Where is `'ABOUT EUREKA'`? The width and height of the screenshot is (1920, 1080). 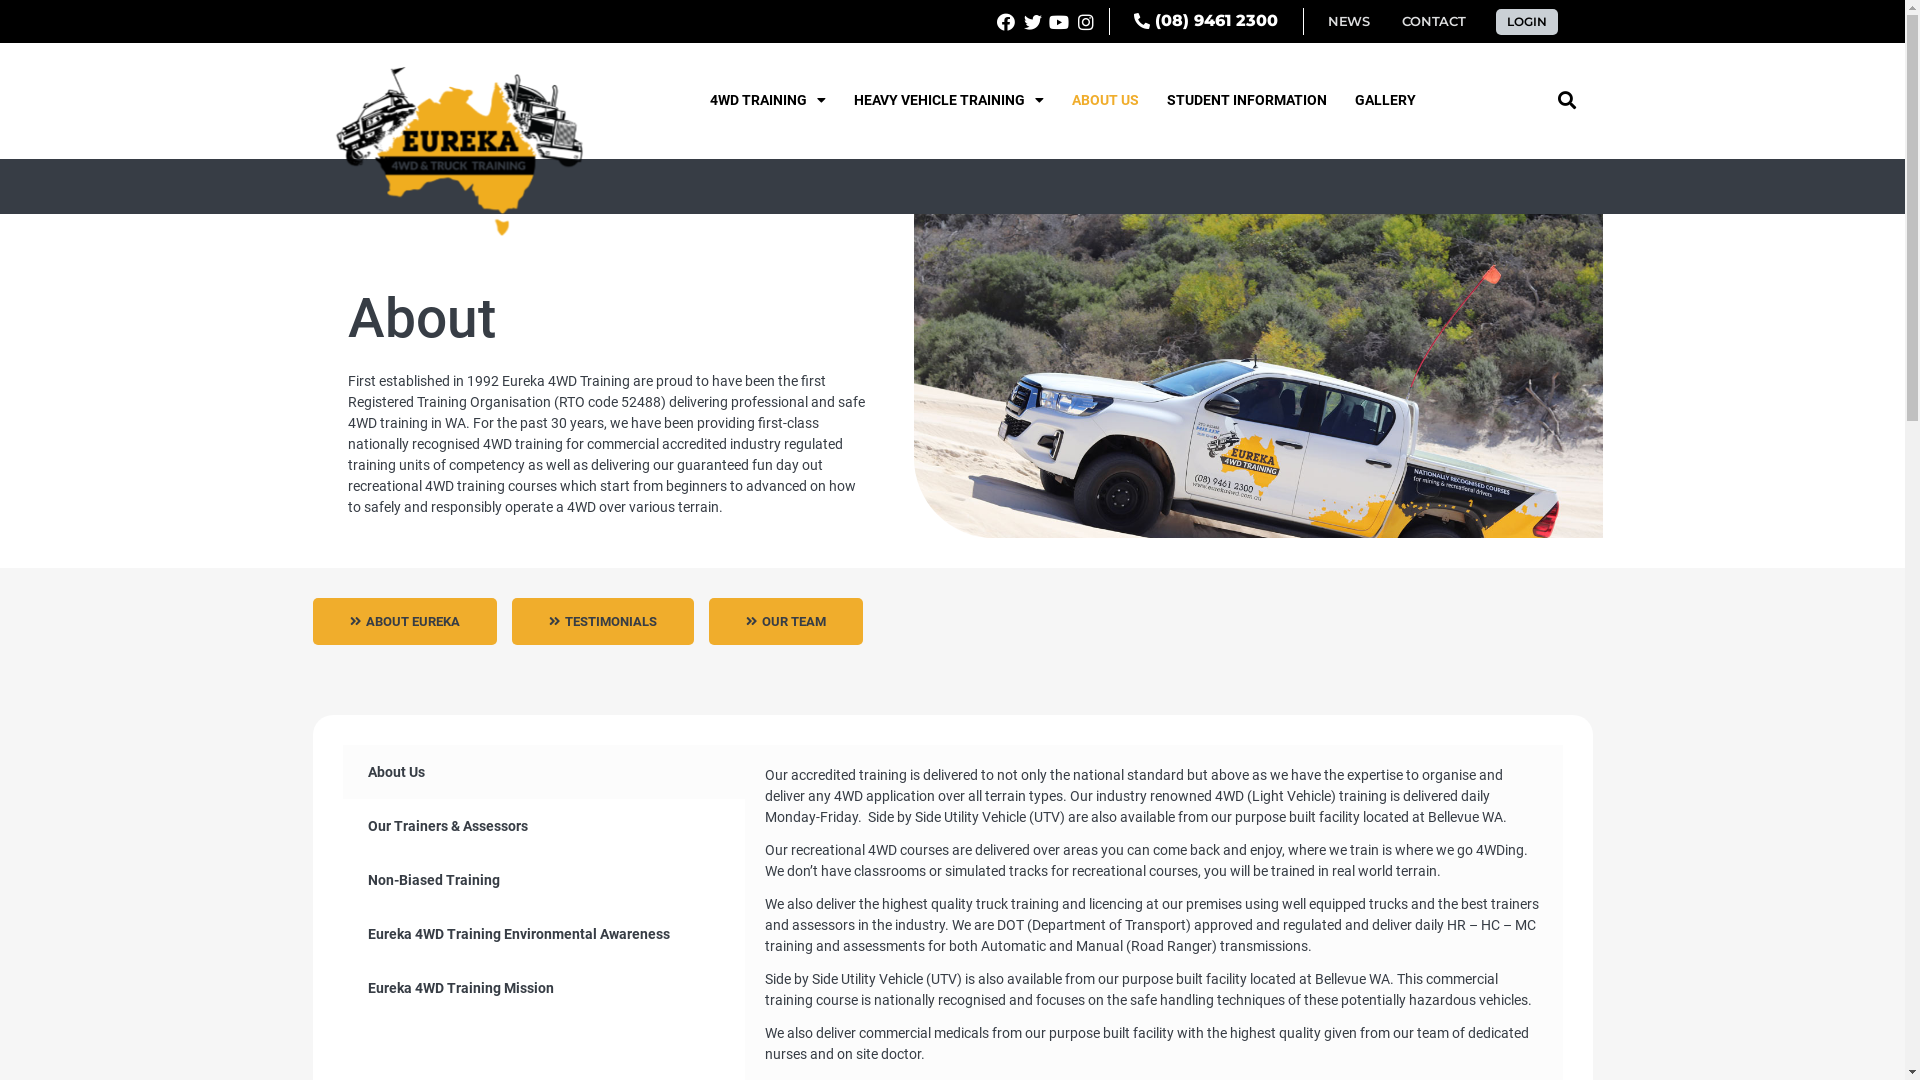 'ABOUT EUREKA' is located at coordinates (402, 620).